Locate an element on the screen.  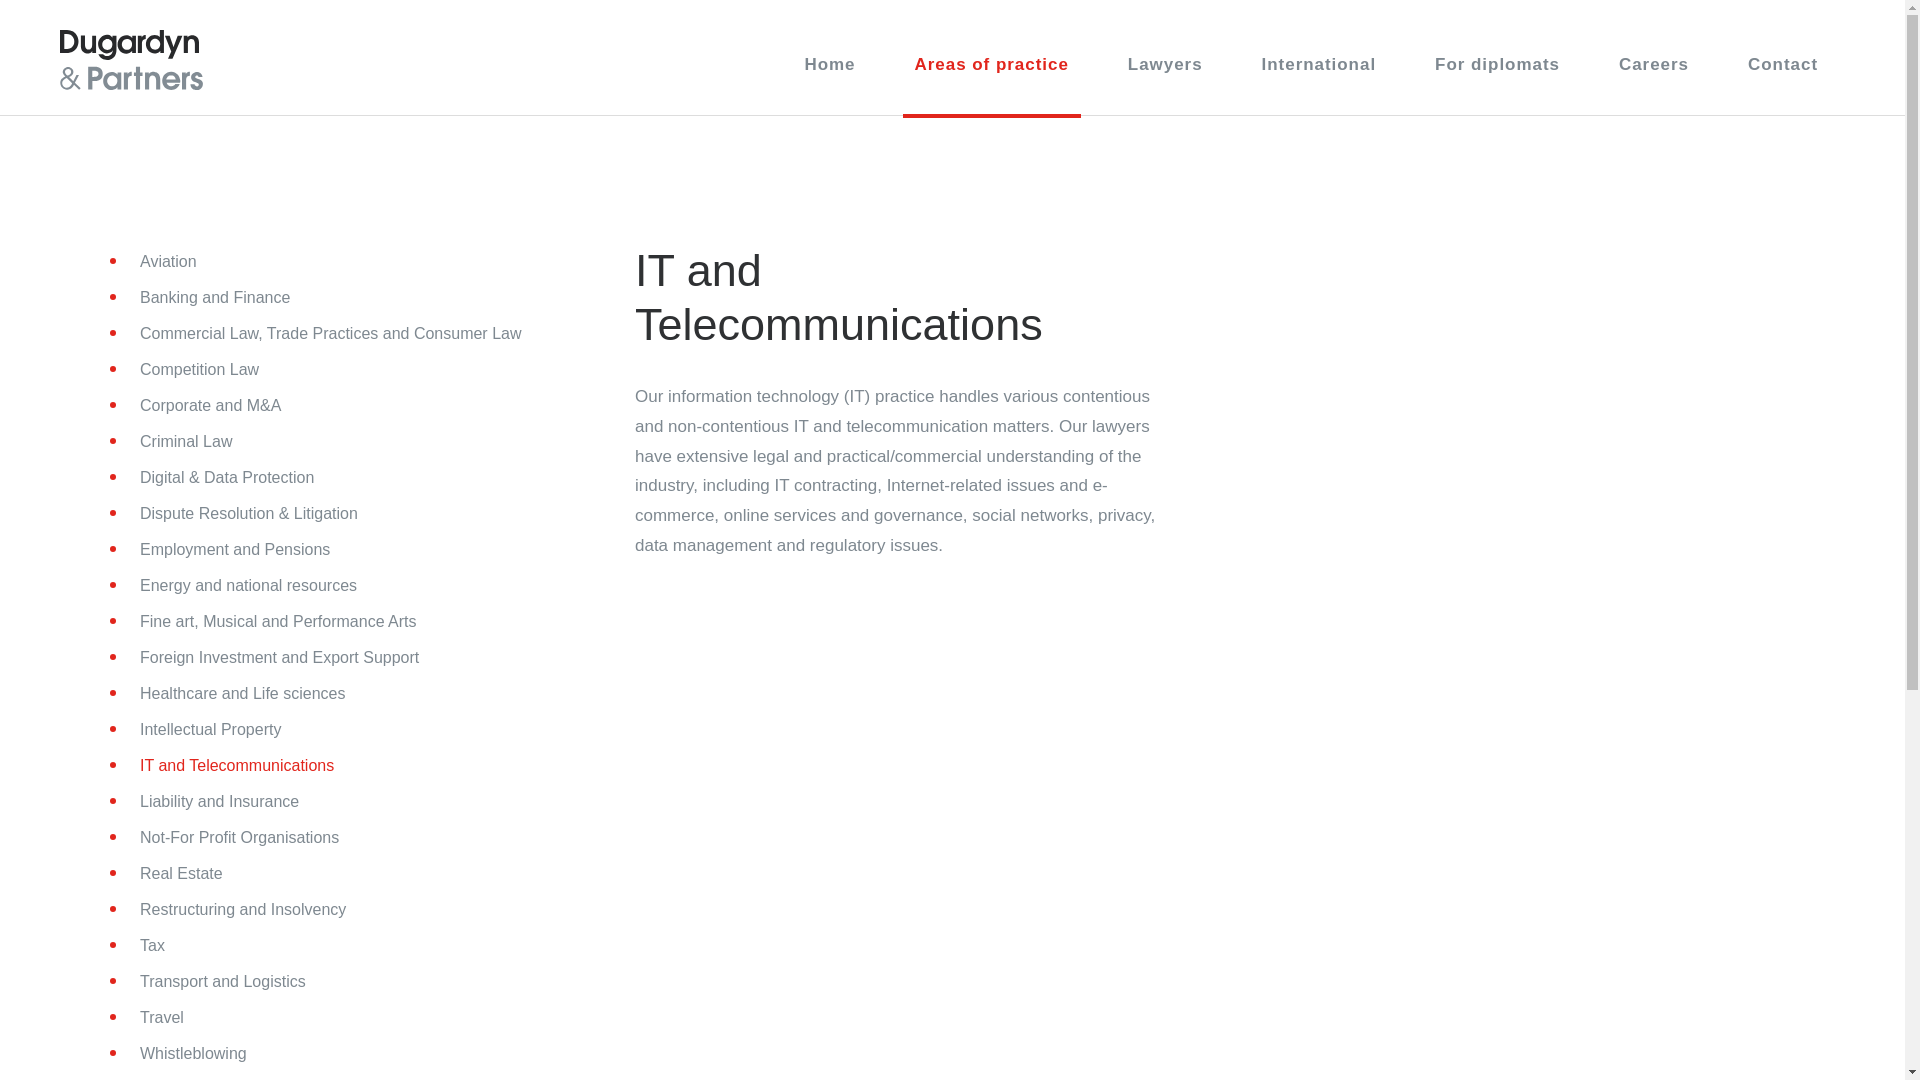
'Dugardyn & Partners' is located at coordinates (130, 59).